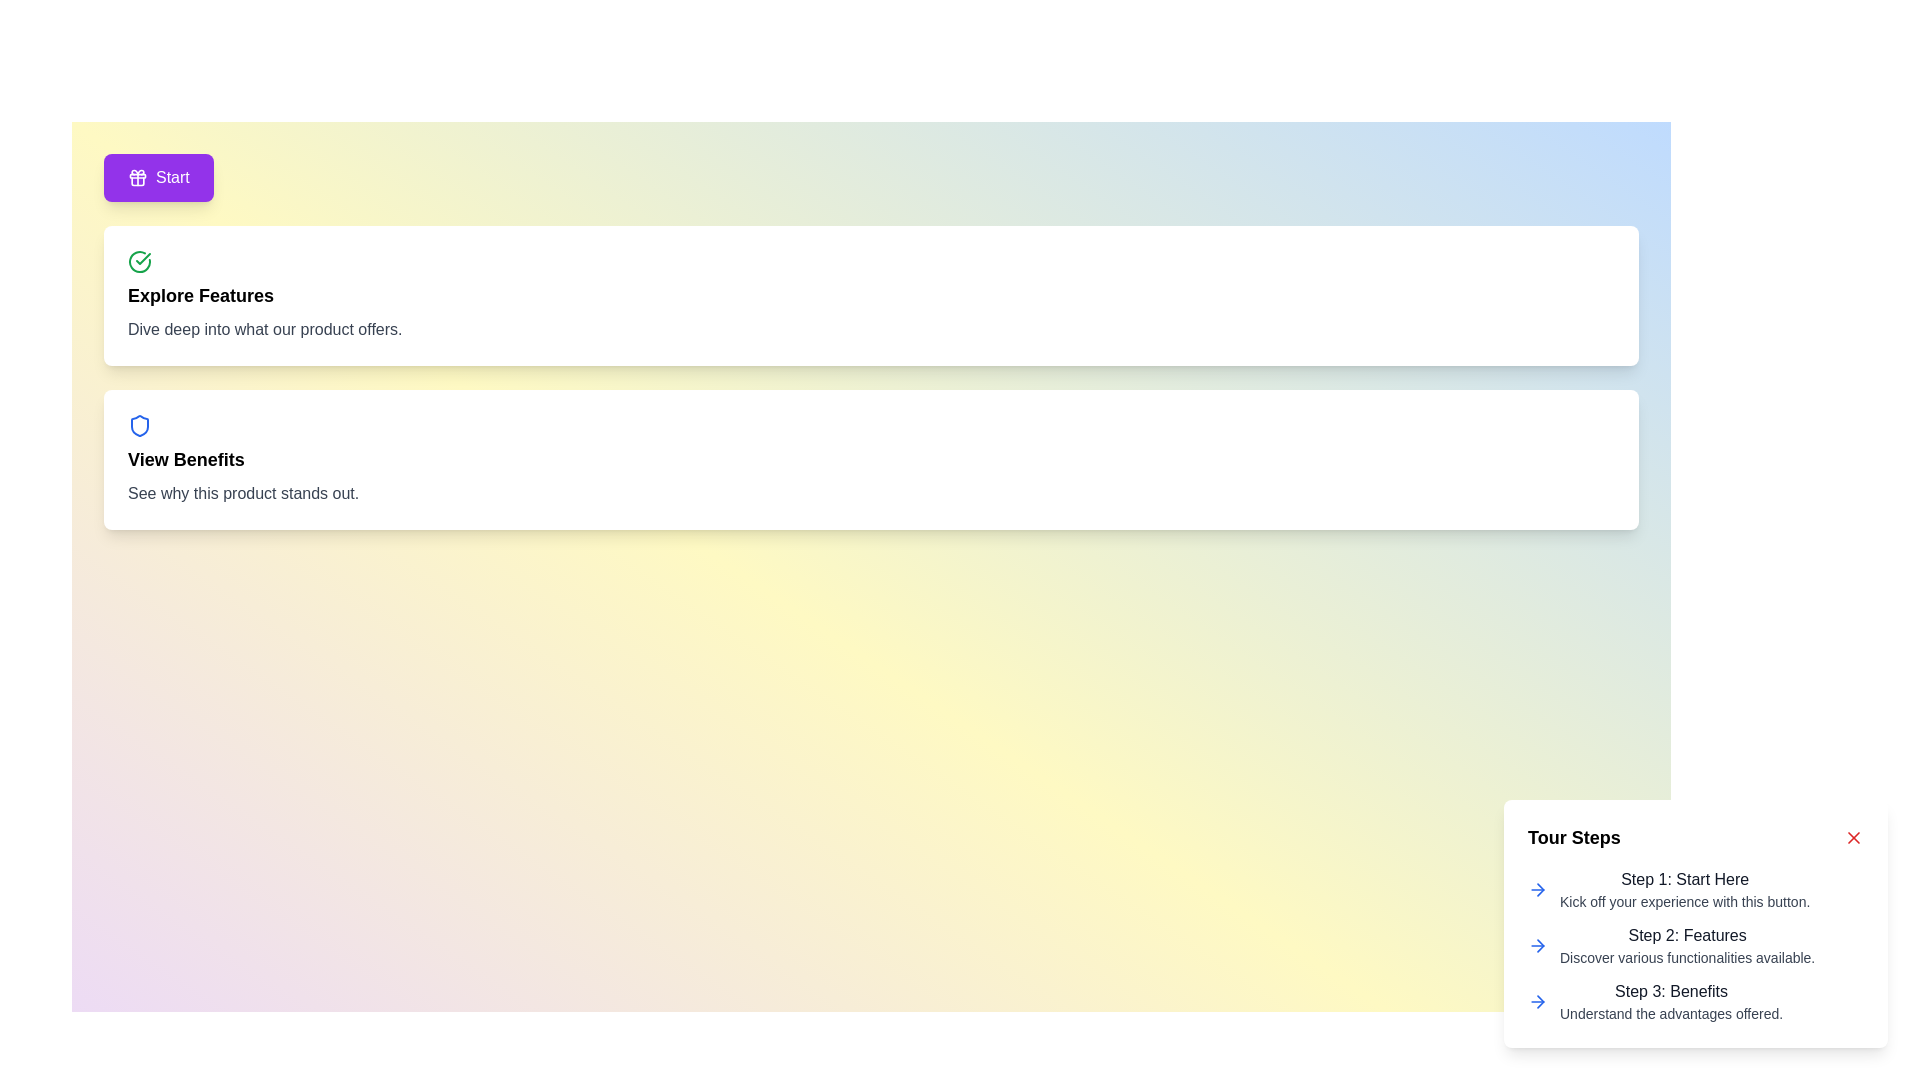  Describe the element at coordinates (138, 261) in the screenshot. I see `the confirmation icon located in the top-left area of the 'Explore Features' card to indicate completion of a task` at that location.